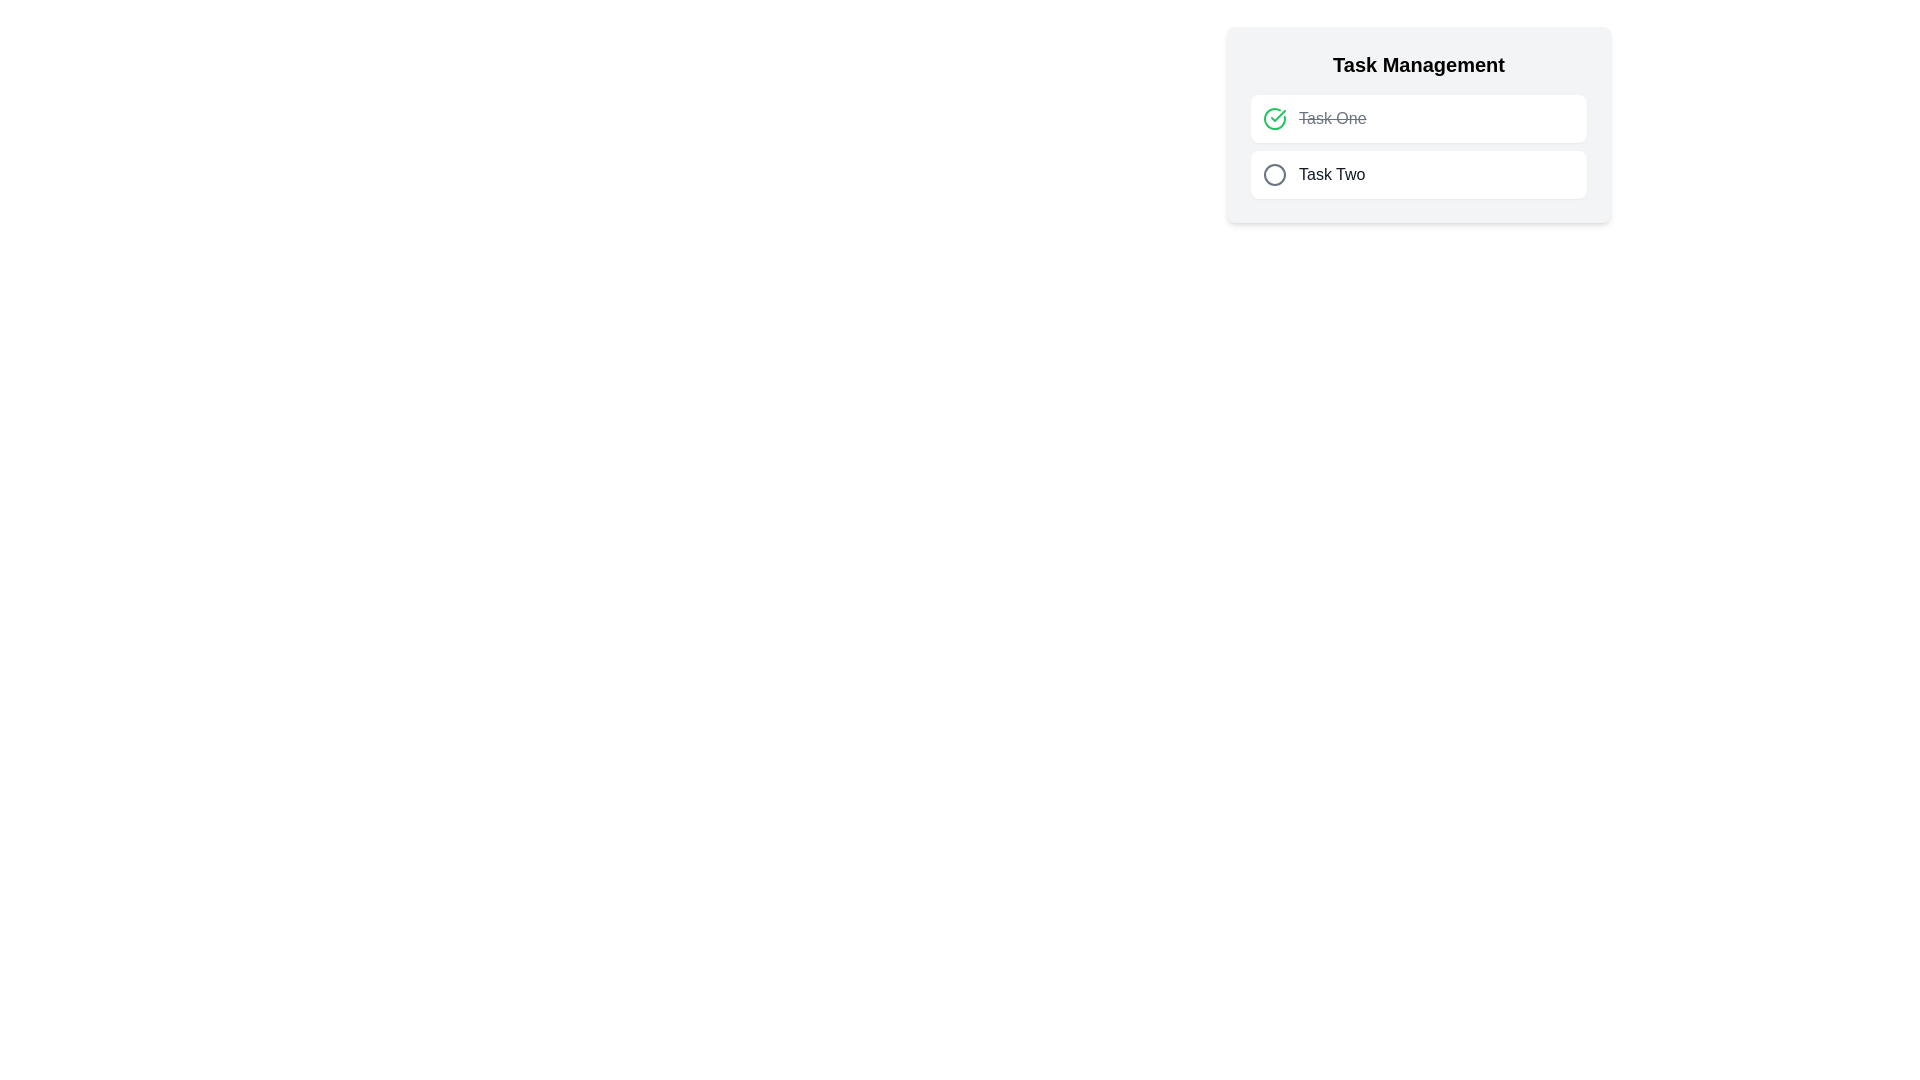  I want to click on the second interactive task item in the Task Management section, so click(1418, 173).